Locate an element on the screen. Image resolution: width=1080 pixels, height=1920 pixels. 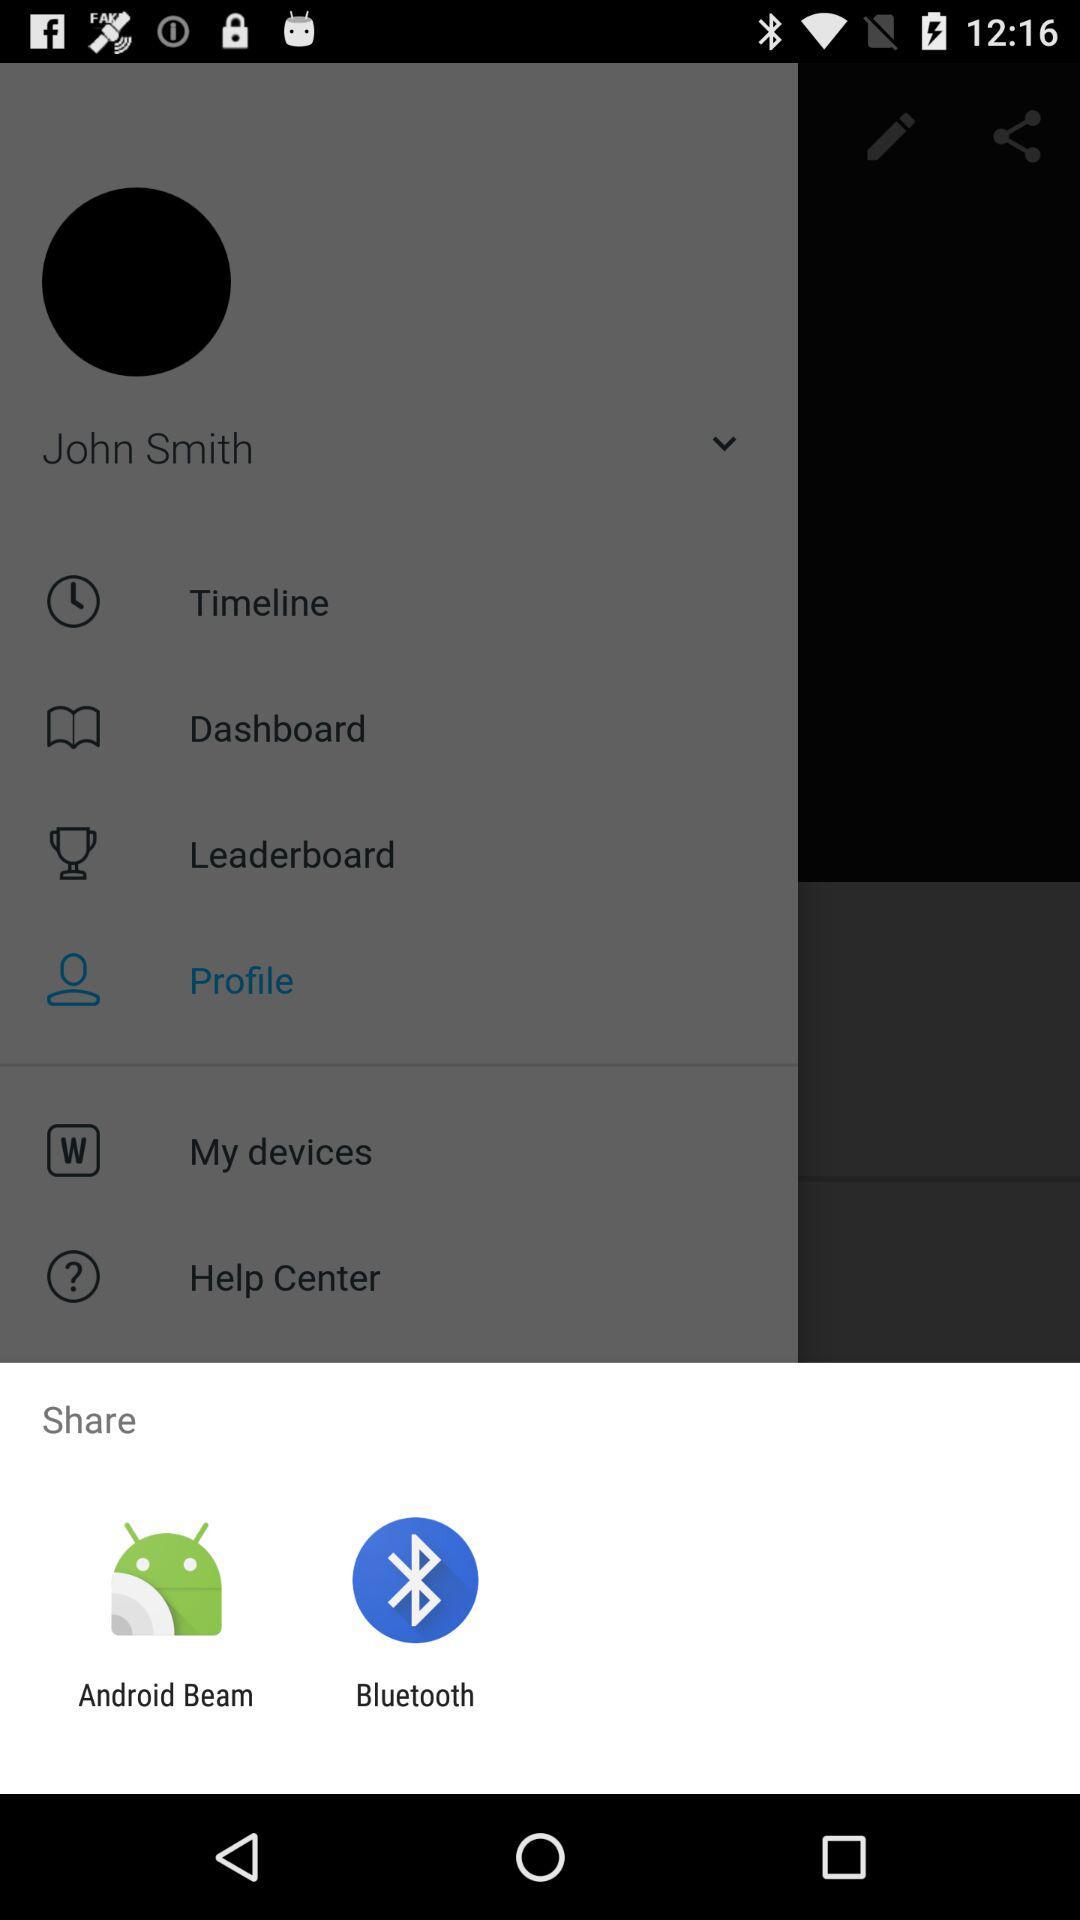
the icon to the left of bluetooth is located at coordinates (165, 1711).